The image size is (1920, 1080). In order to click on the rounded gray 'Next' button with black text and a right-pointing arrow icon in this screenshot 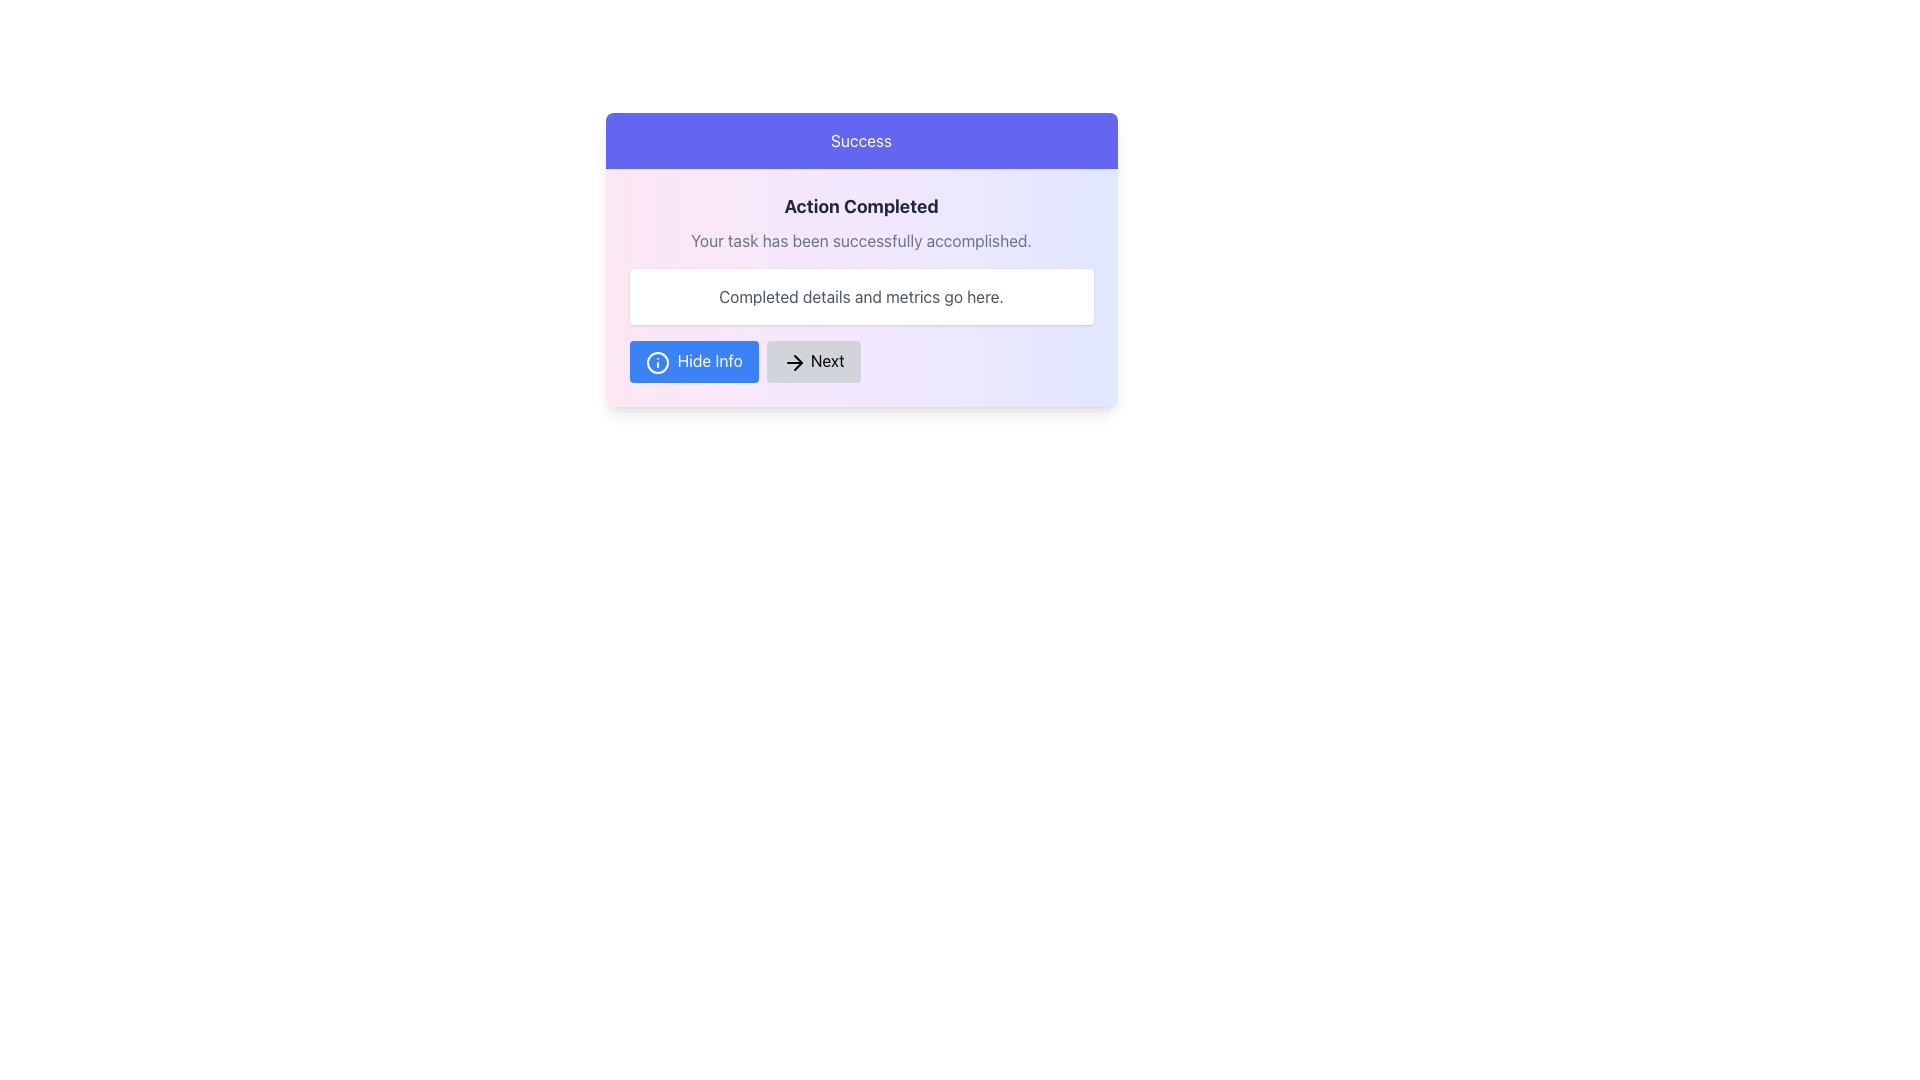, I will do `click(813, 361)`.